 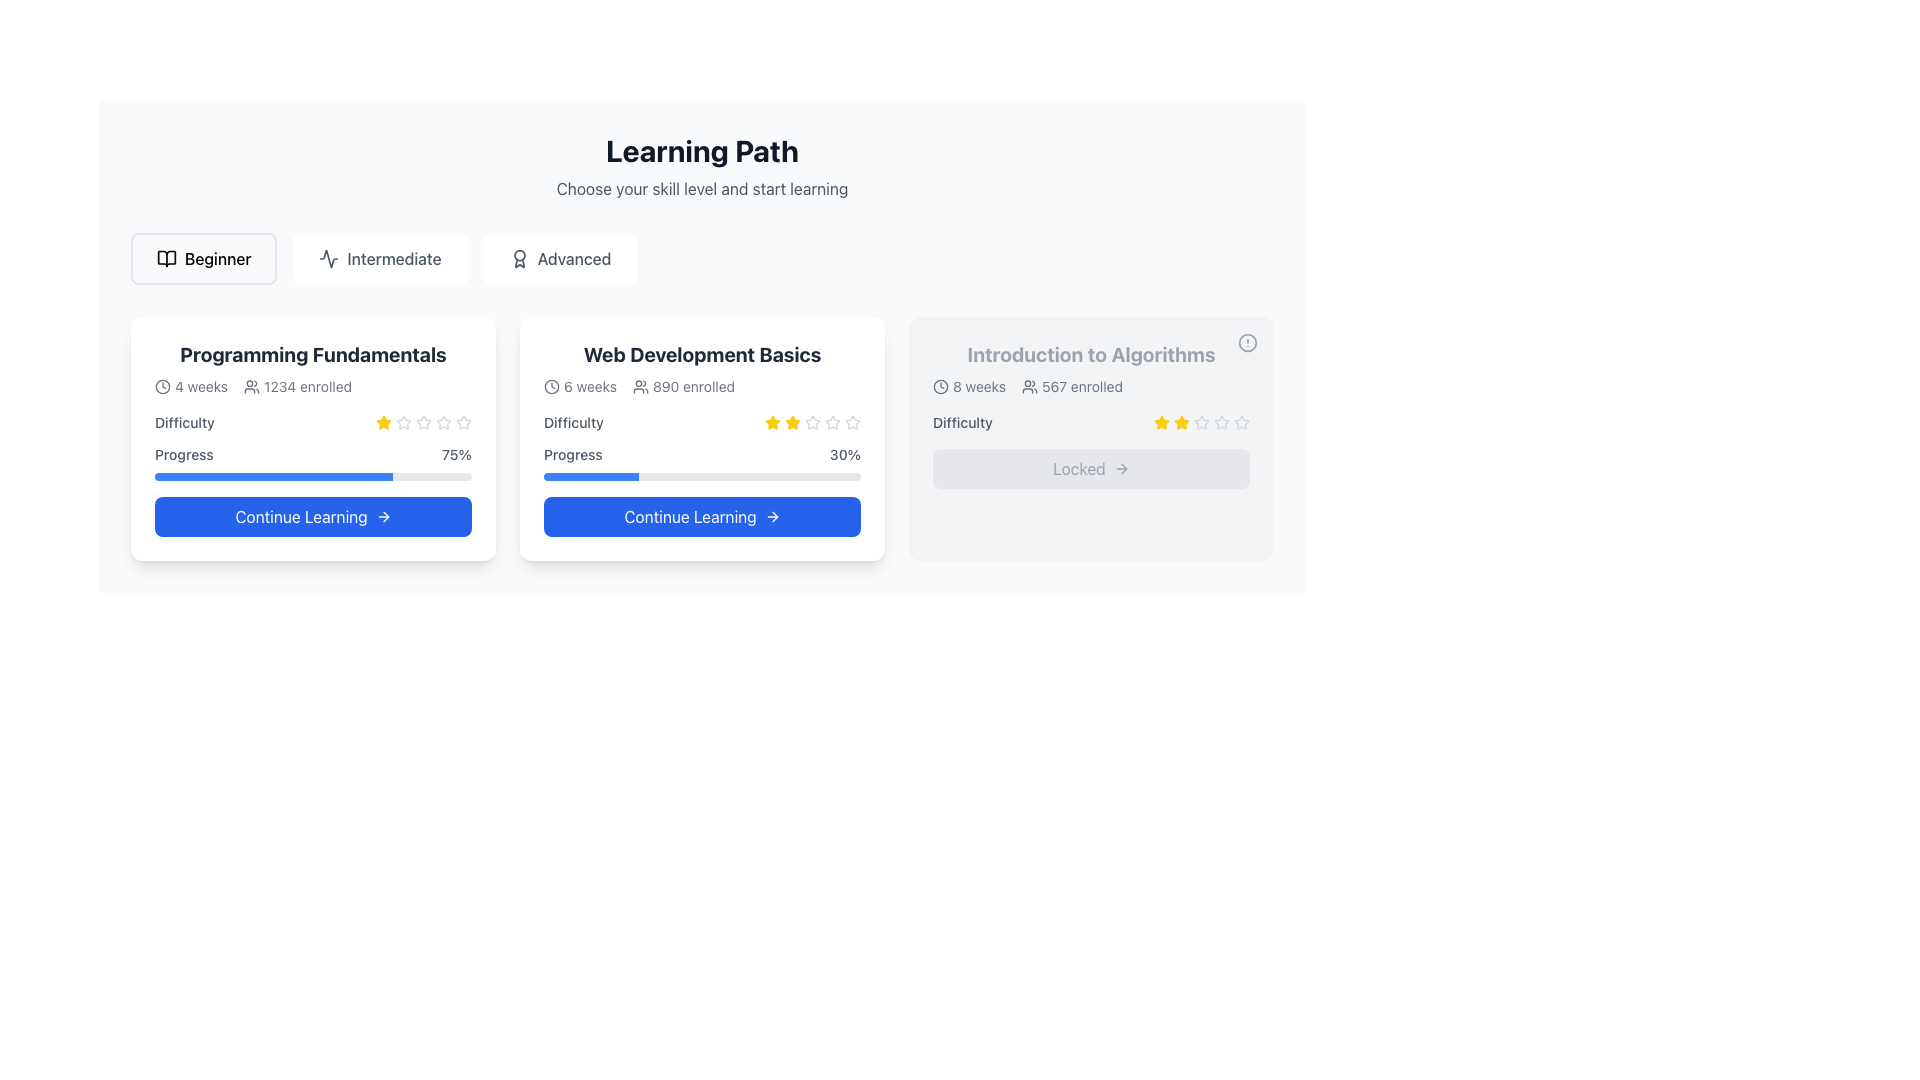 I want to click on the third star in the rating system for the 'Introduction to Algorithms' section, which is styled in light gray and is part of a group of five stars, so click(x=1241, y=421).